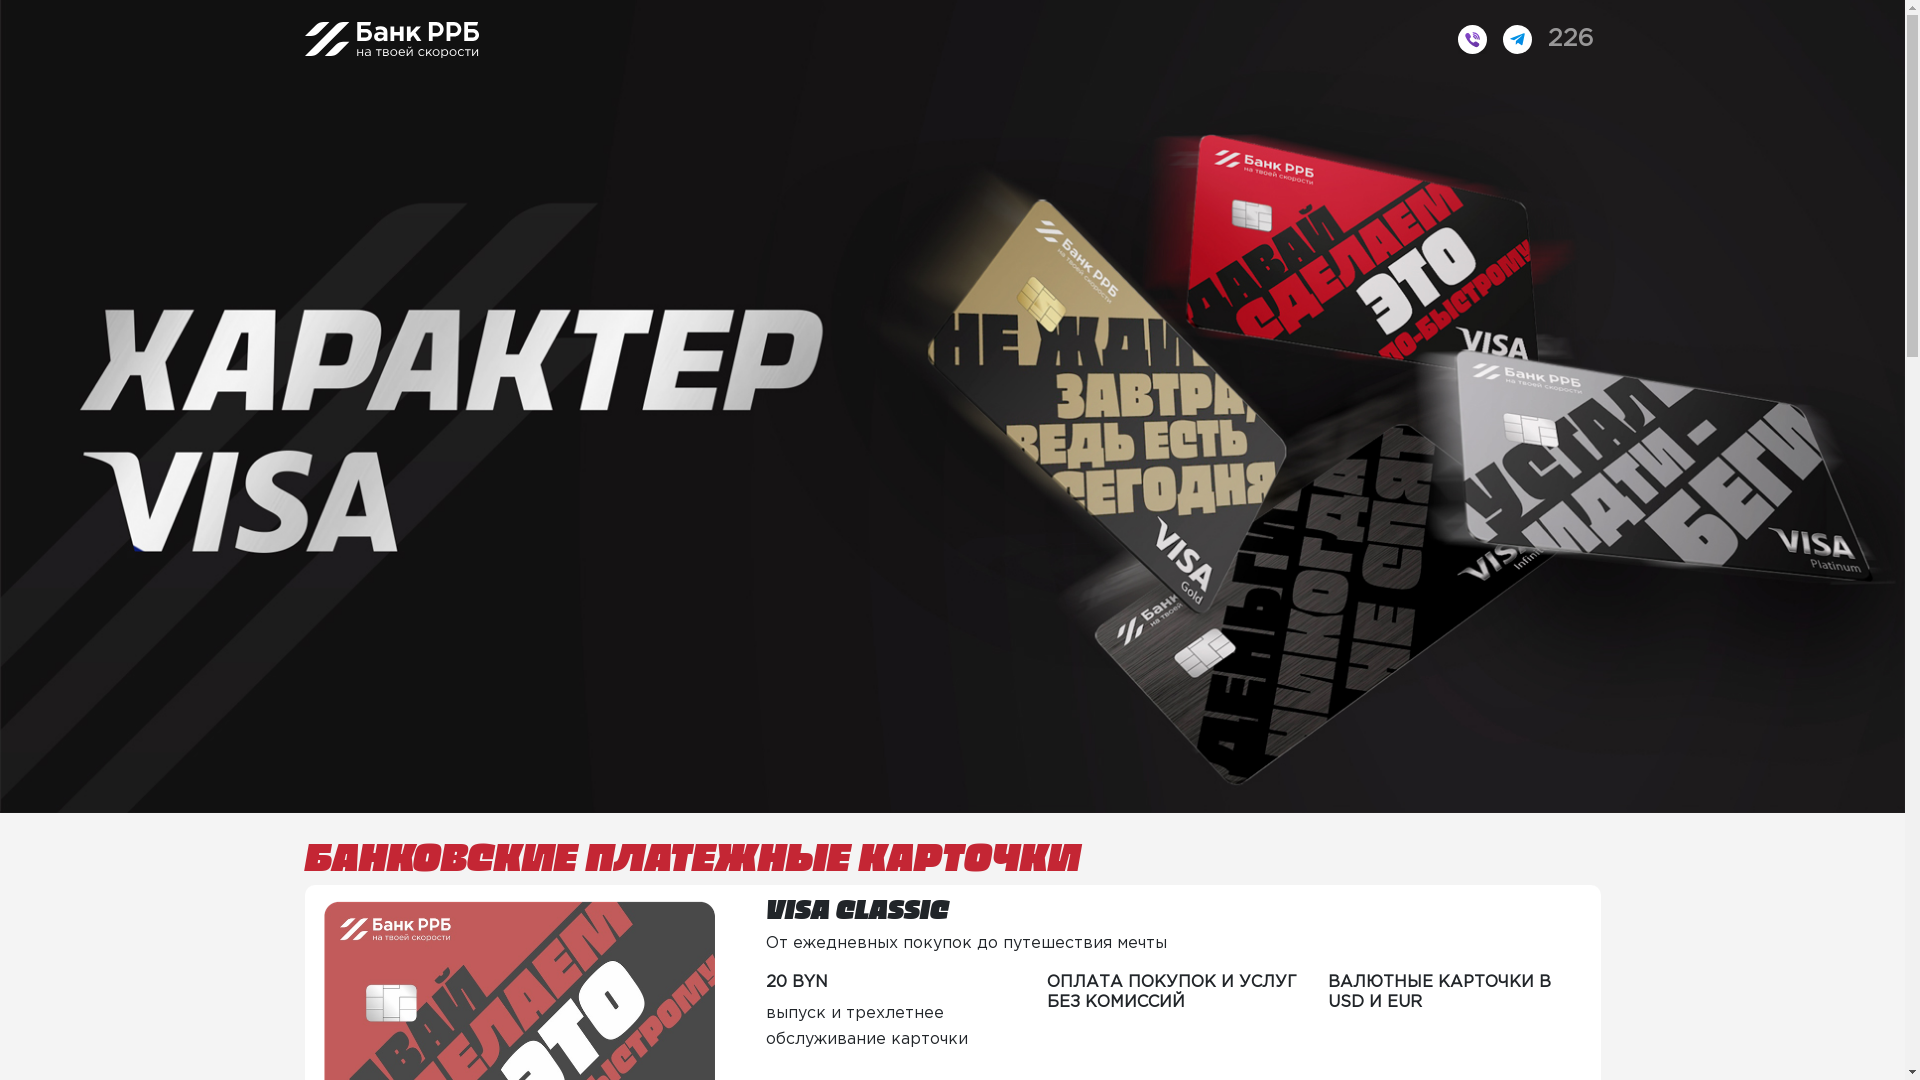 The width and height of the screenshot is (1920, 1080). I want to click on '226', so click(1569, 39).